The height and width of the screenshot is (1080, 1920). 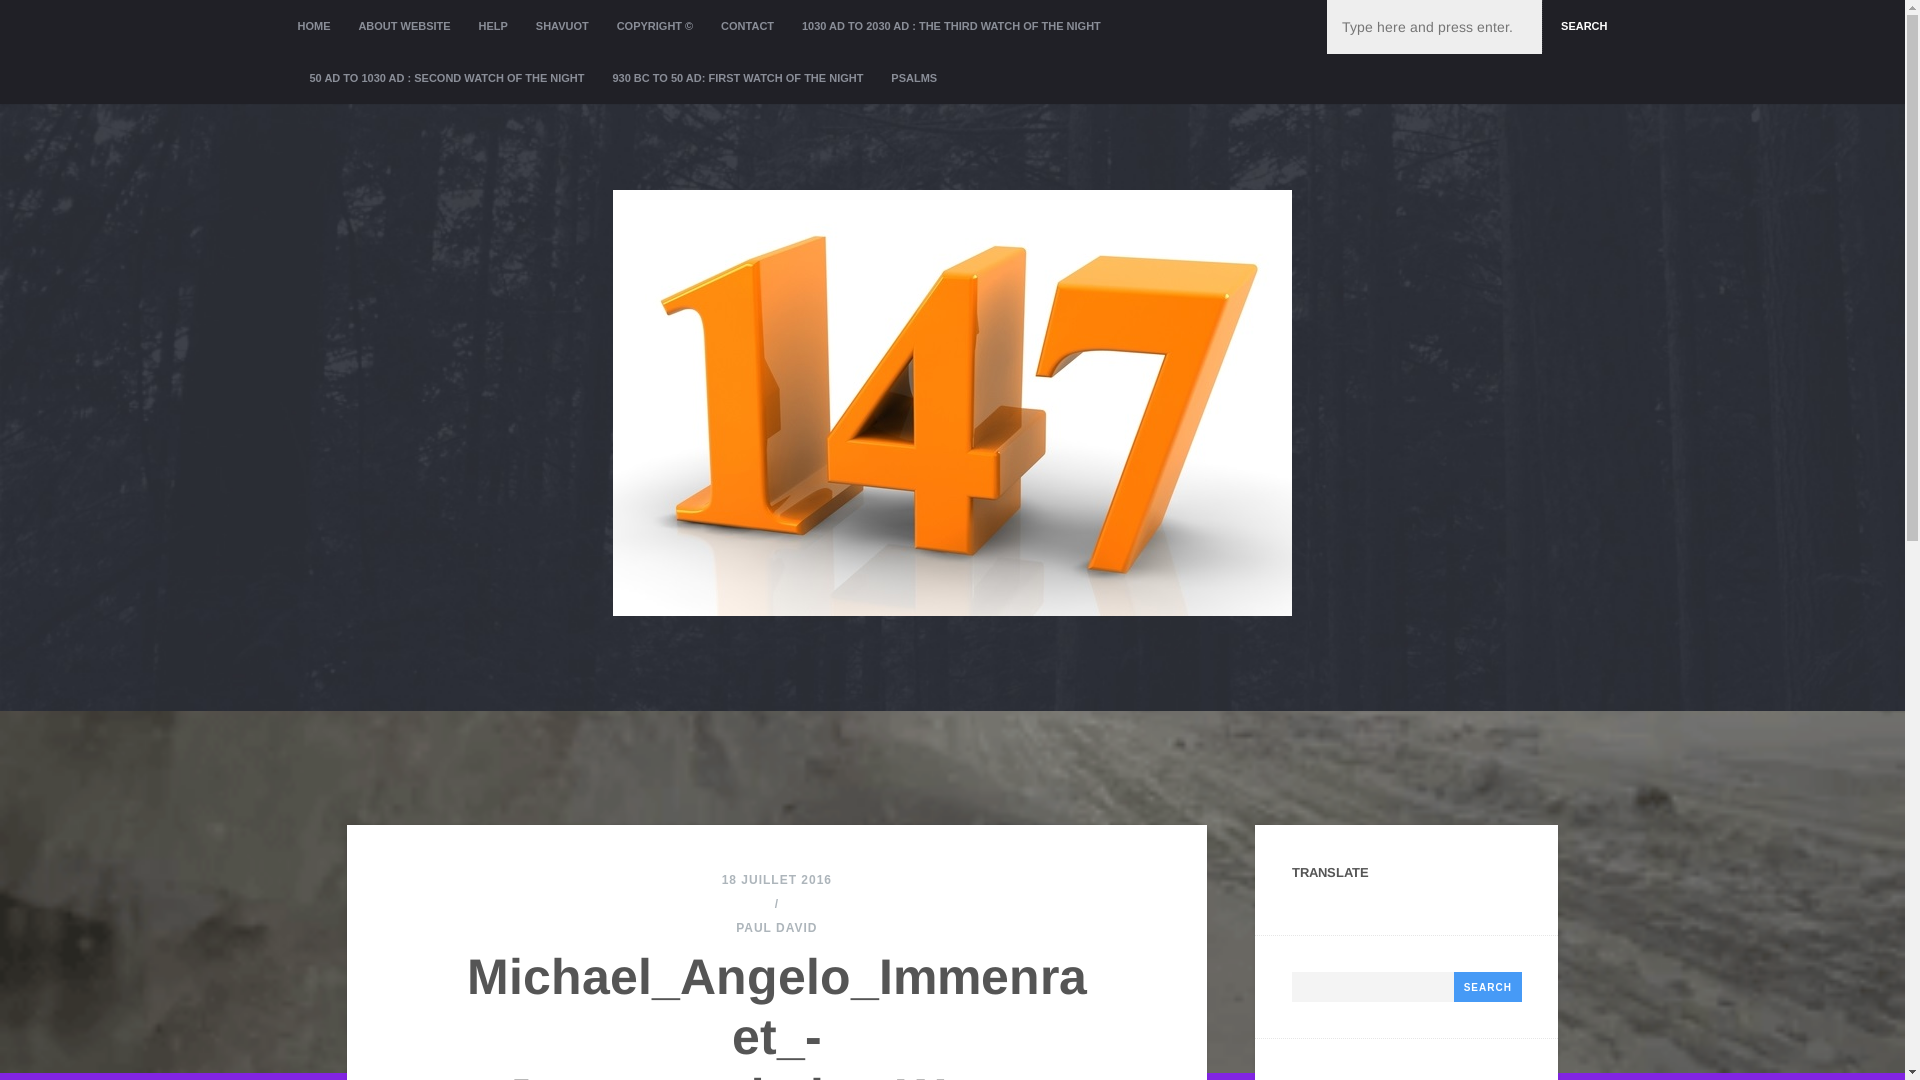 I want to click on 'CONTACT', so click(x=746, y=26).